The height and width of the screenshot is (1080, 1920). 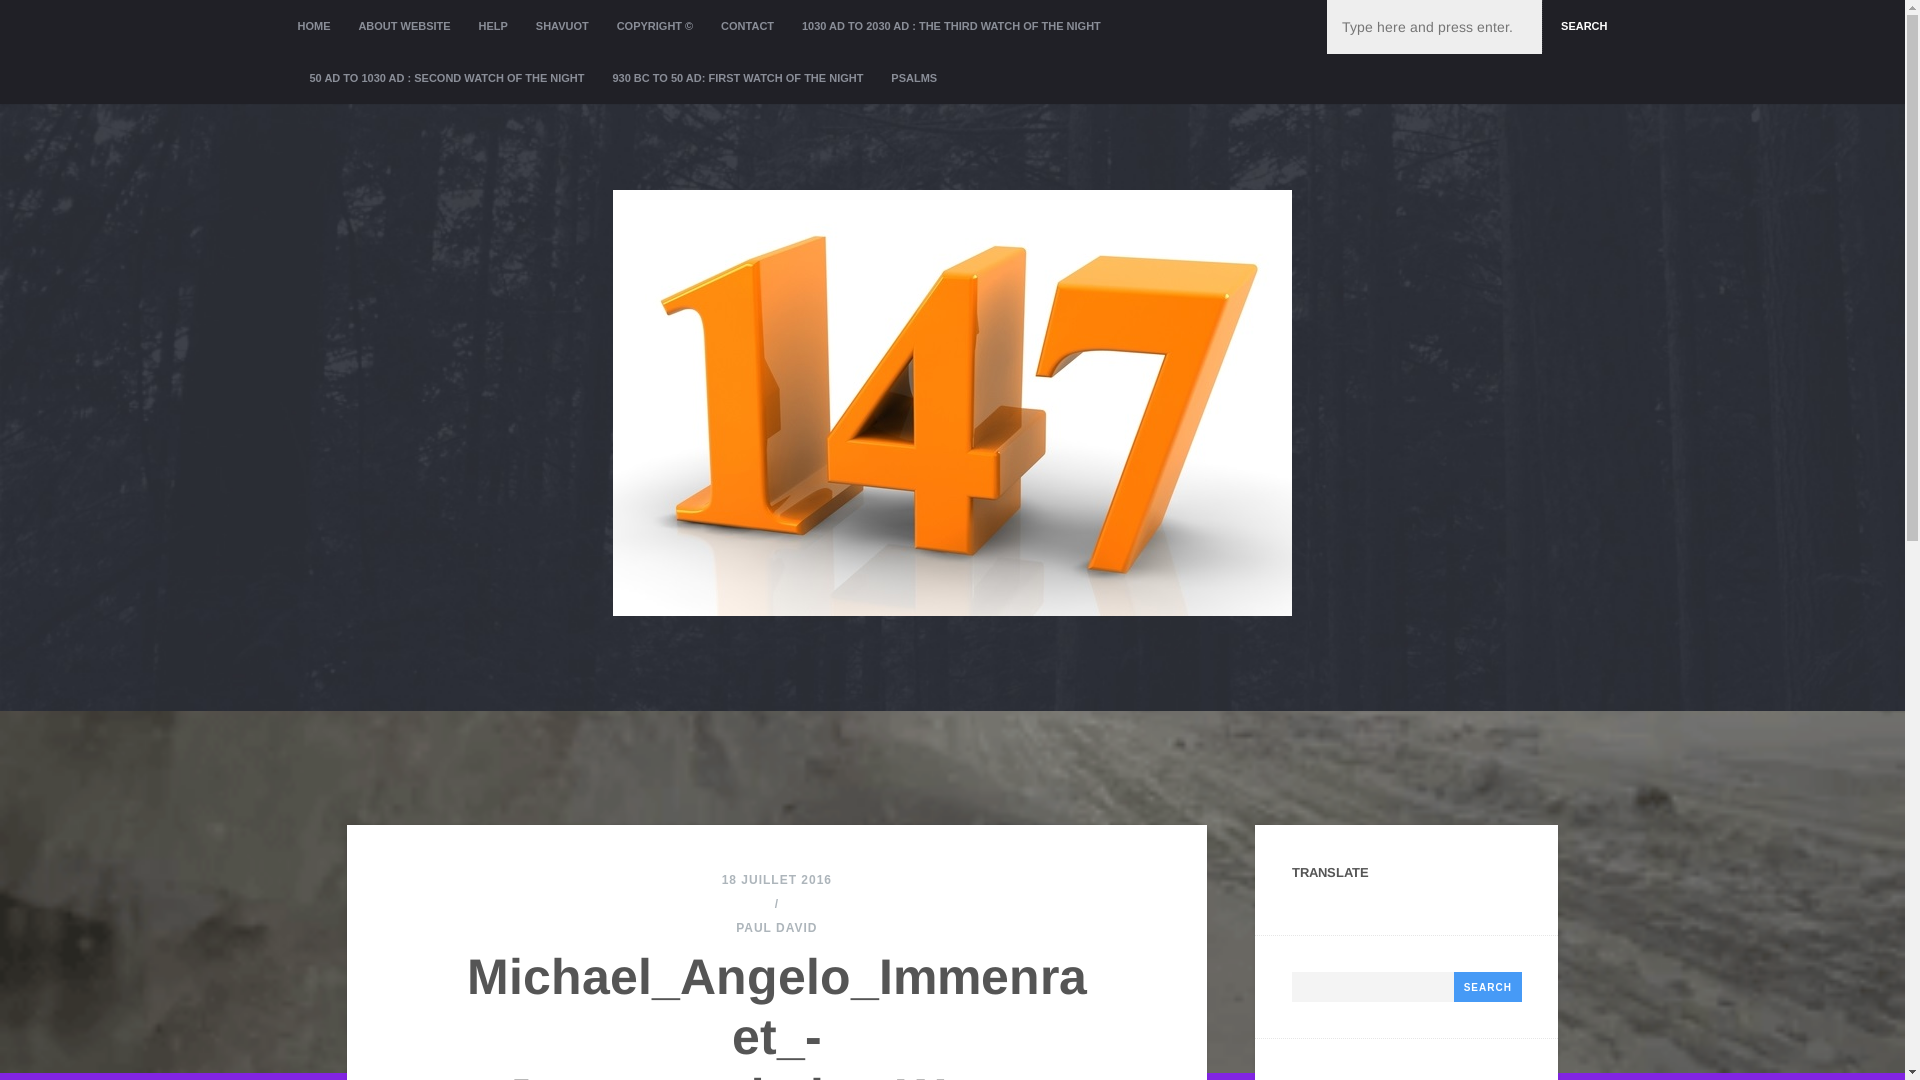 I want to click on 'CONTACT', so click(x=746, y=26).